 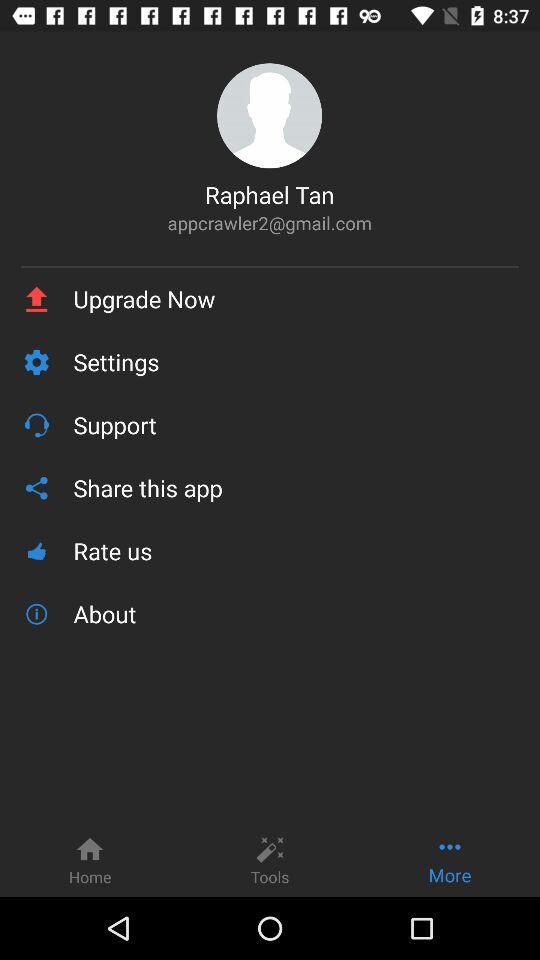 I want to click on the icon below the raphael tan item, so click(x=269, y=223).